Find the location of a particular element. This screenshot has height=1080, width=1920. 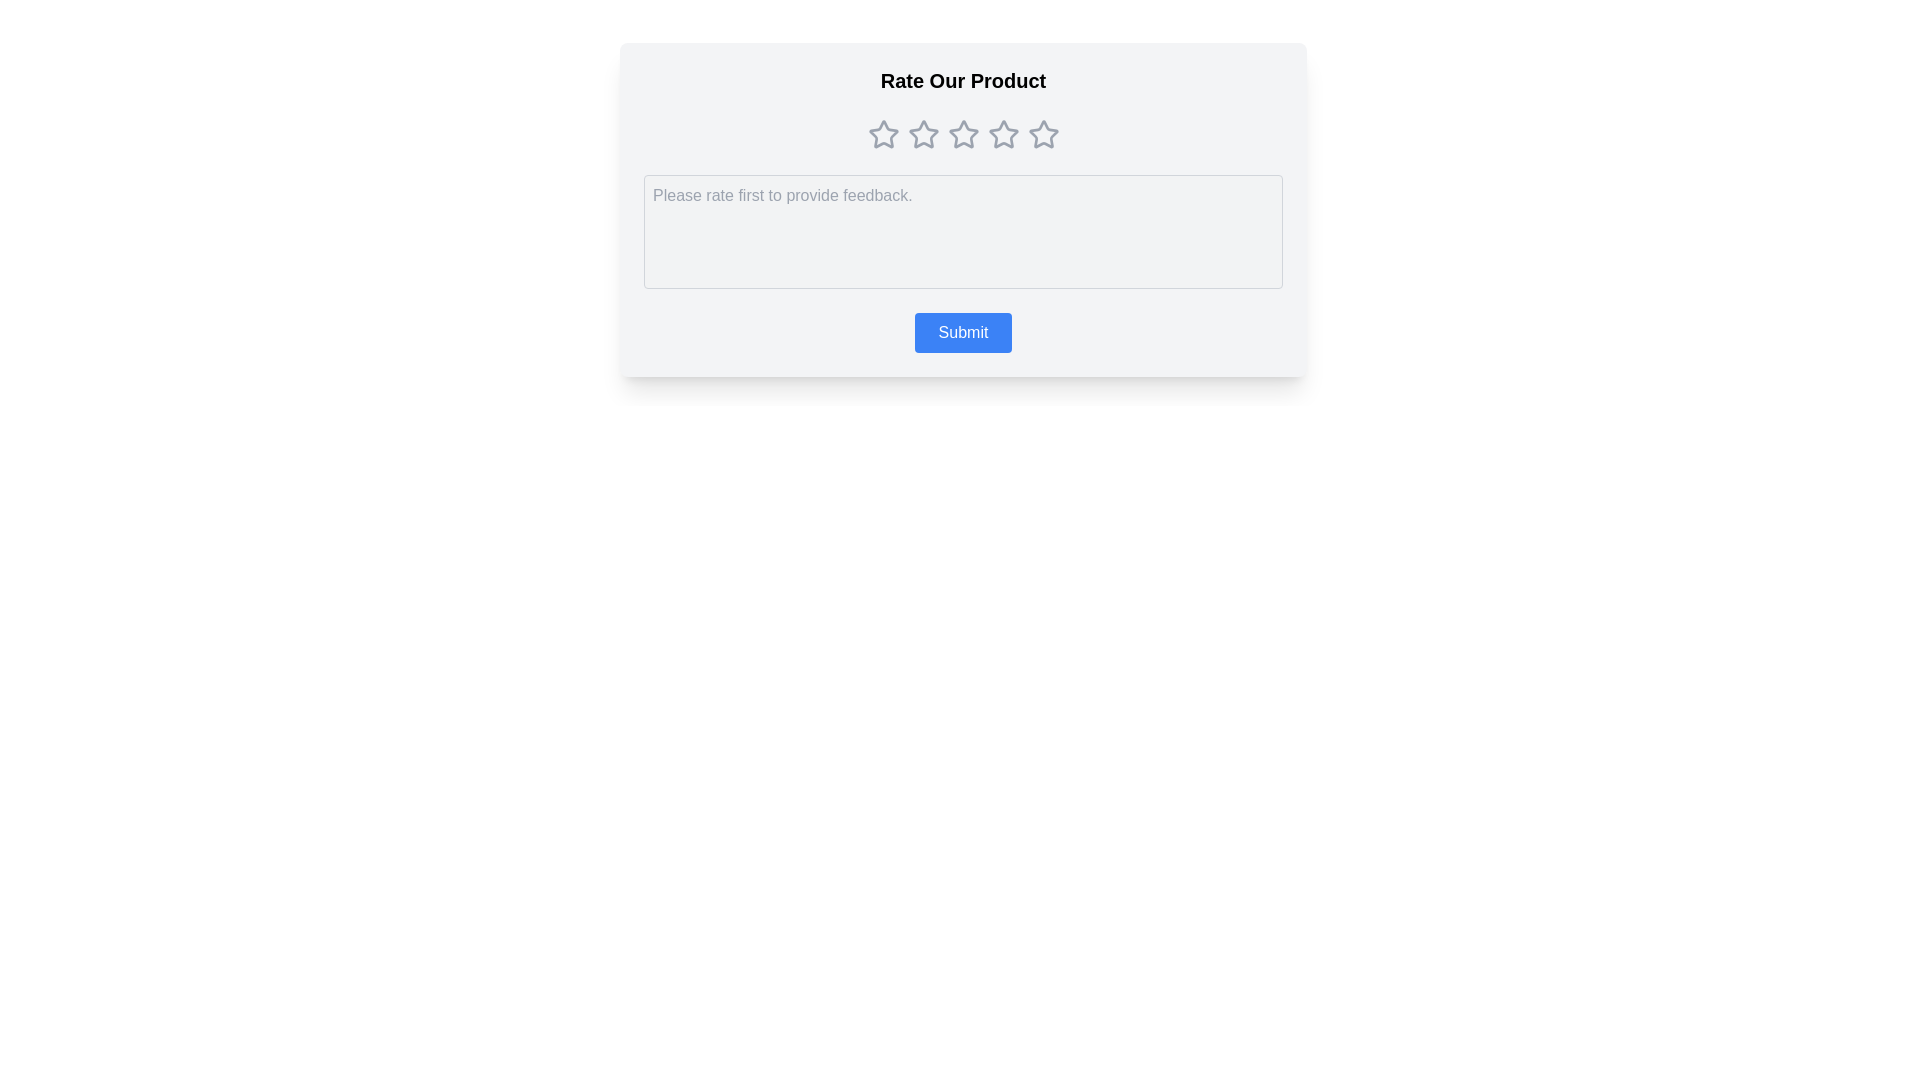

the fourth star icon in the horizontal row of rating options is located at coordinates (963, 135).